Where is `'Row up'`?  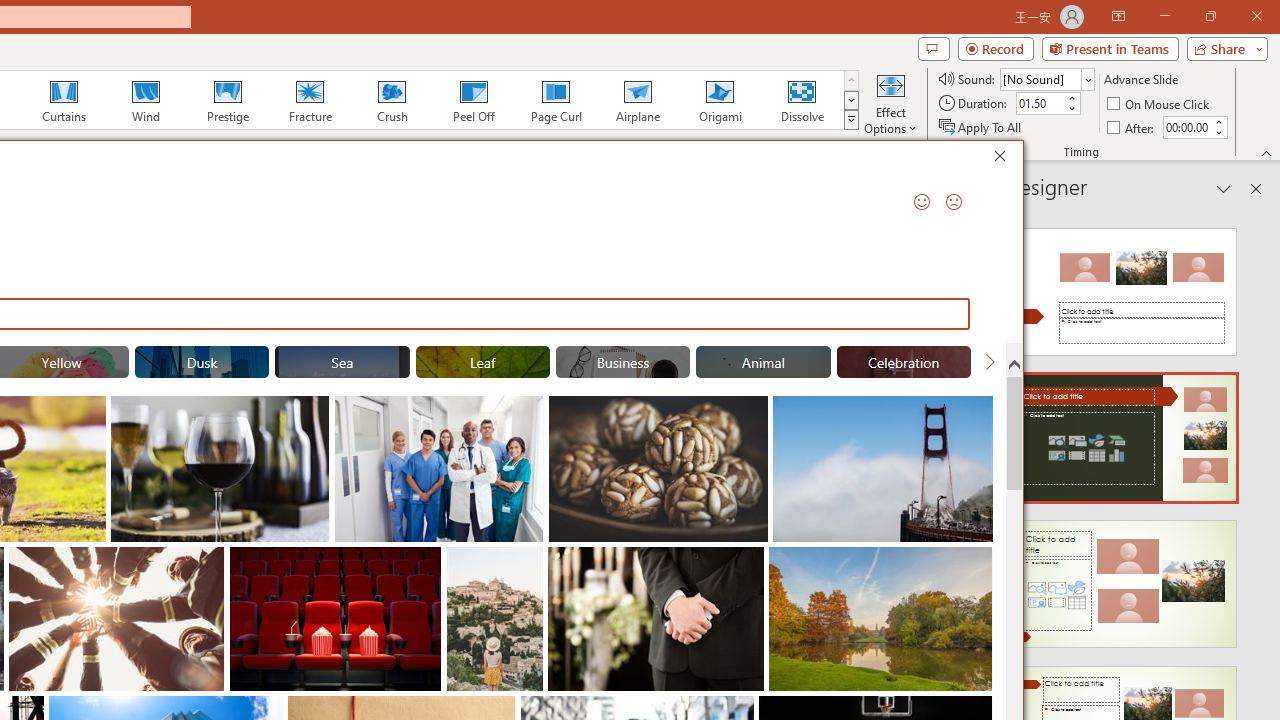
'Row up' is located at coordinates (851, 79).